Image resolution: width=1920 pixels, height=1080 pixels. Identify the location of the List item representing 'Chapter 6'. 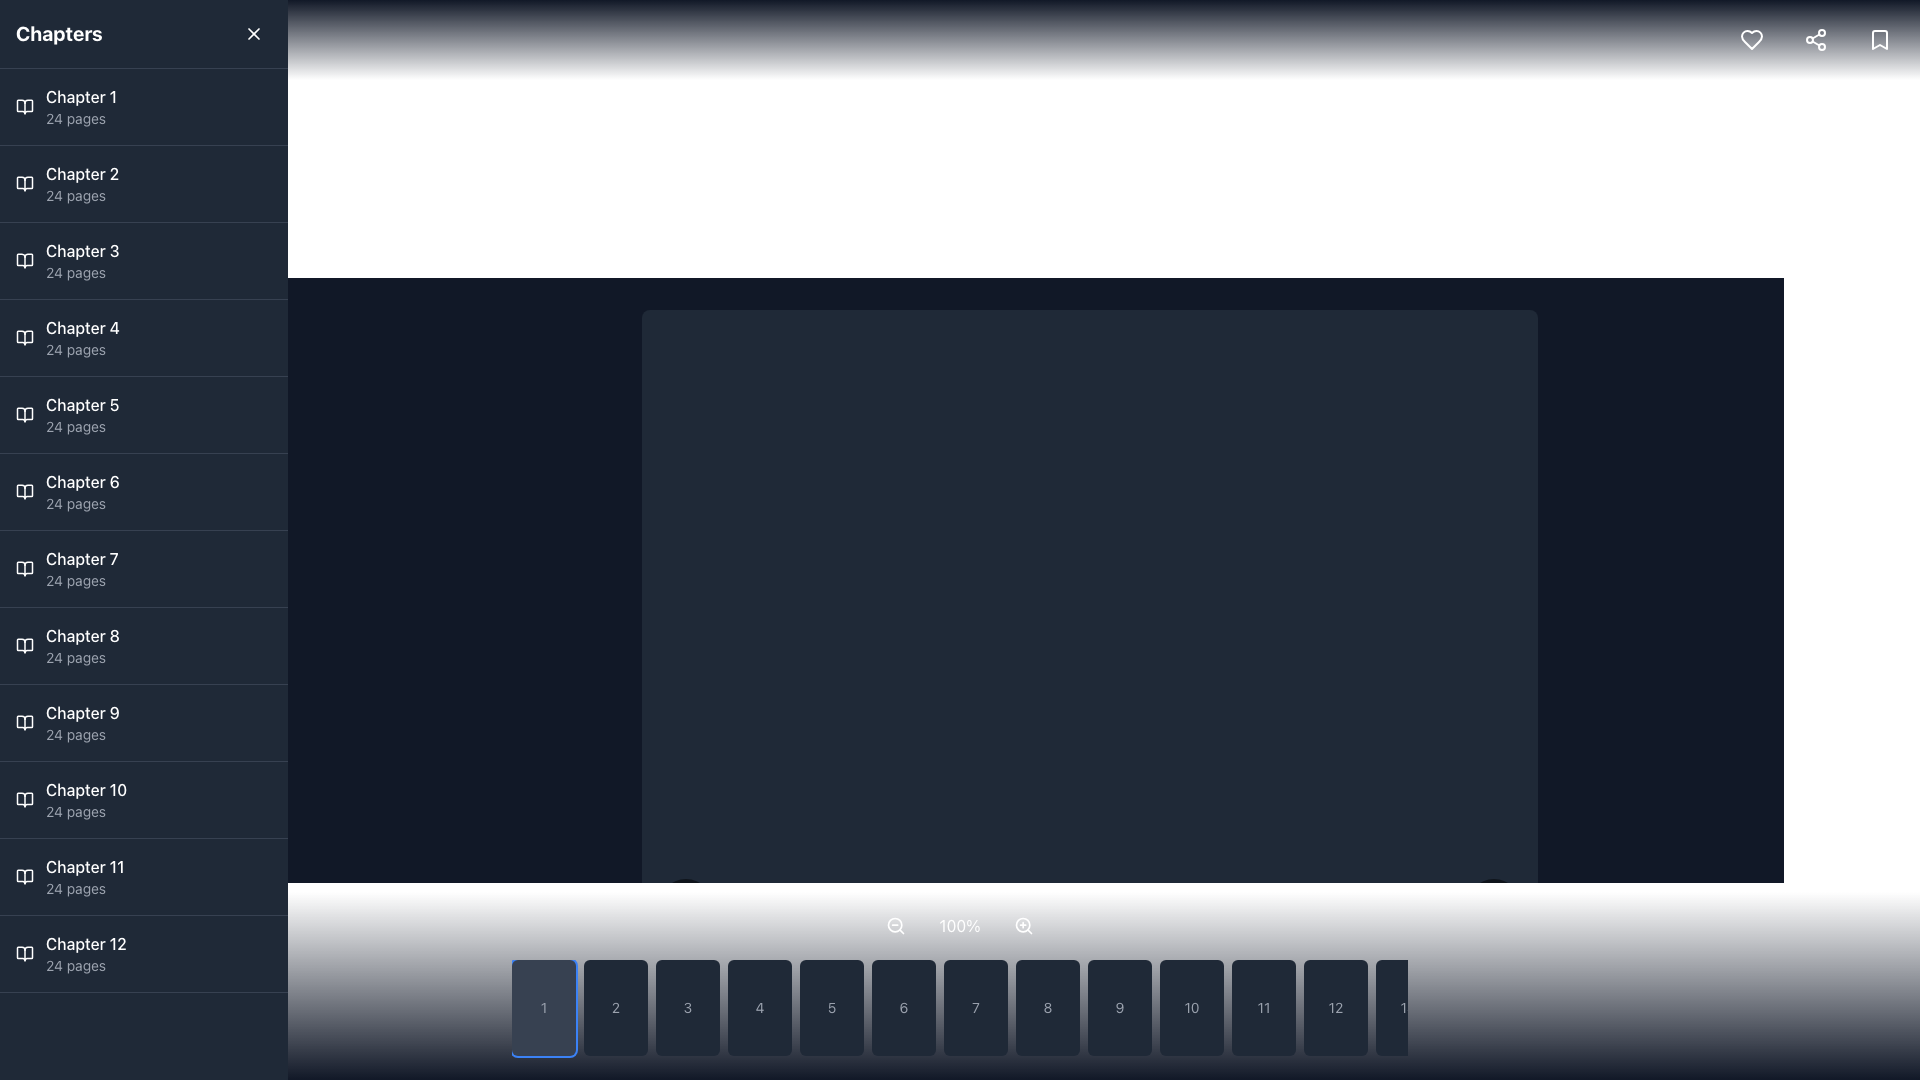
(81, 492).